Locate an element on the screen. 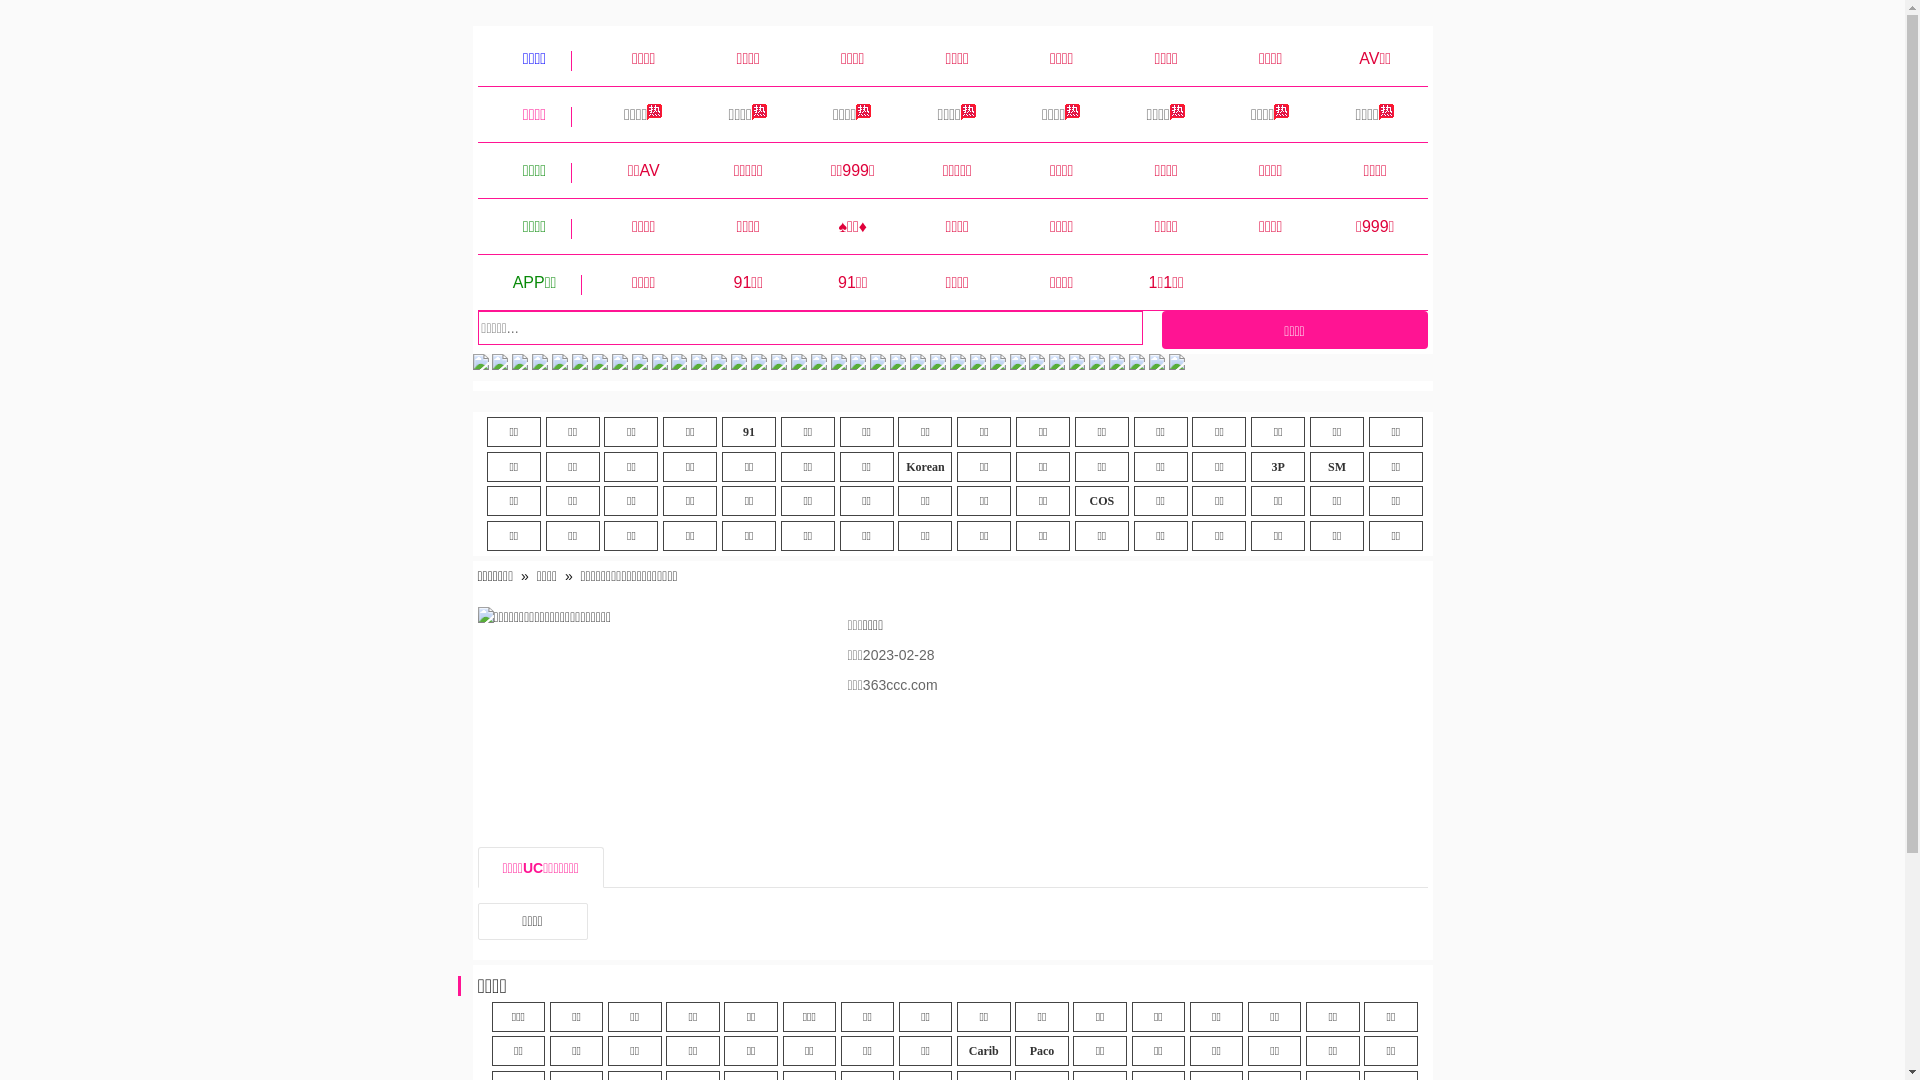 Image resolution: width=1920 pixels, height=1080 pixels. 'Paco' is located at coordinates (1040, 1049).